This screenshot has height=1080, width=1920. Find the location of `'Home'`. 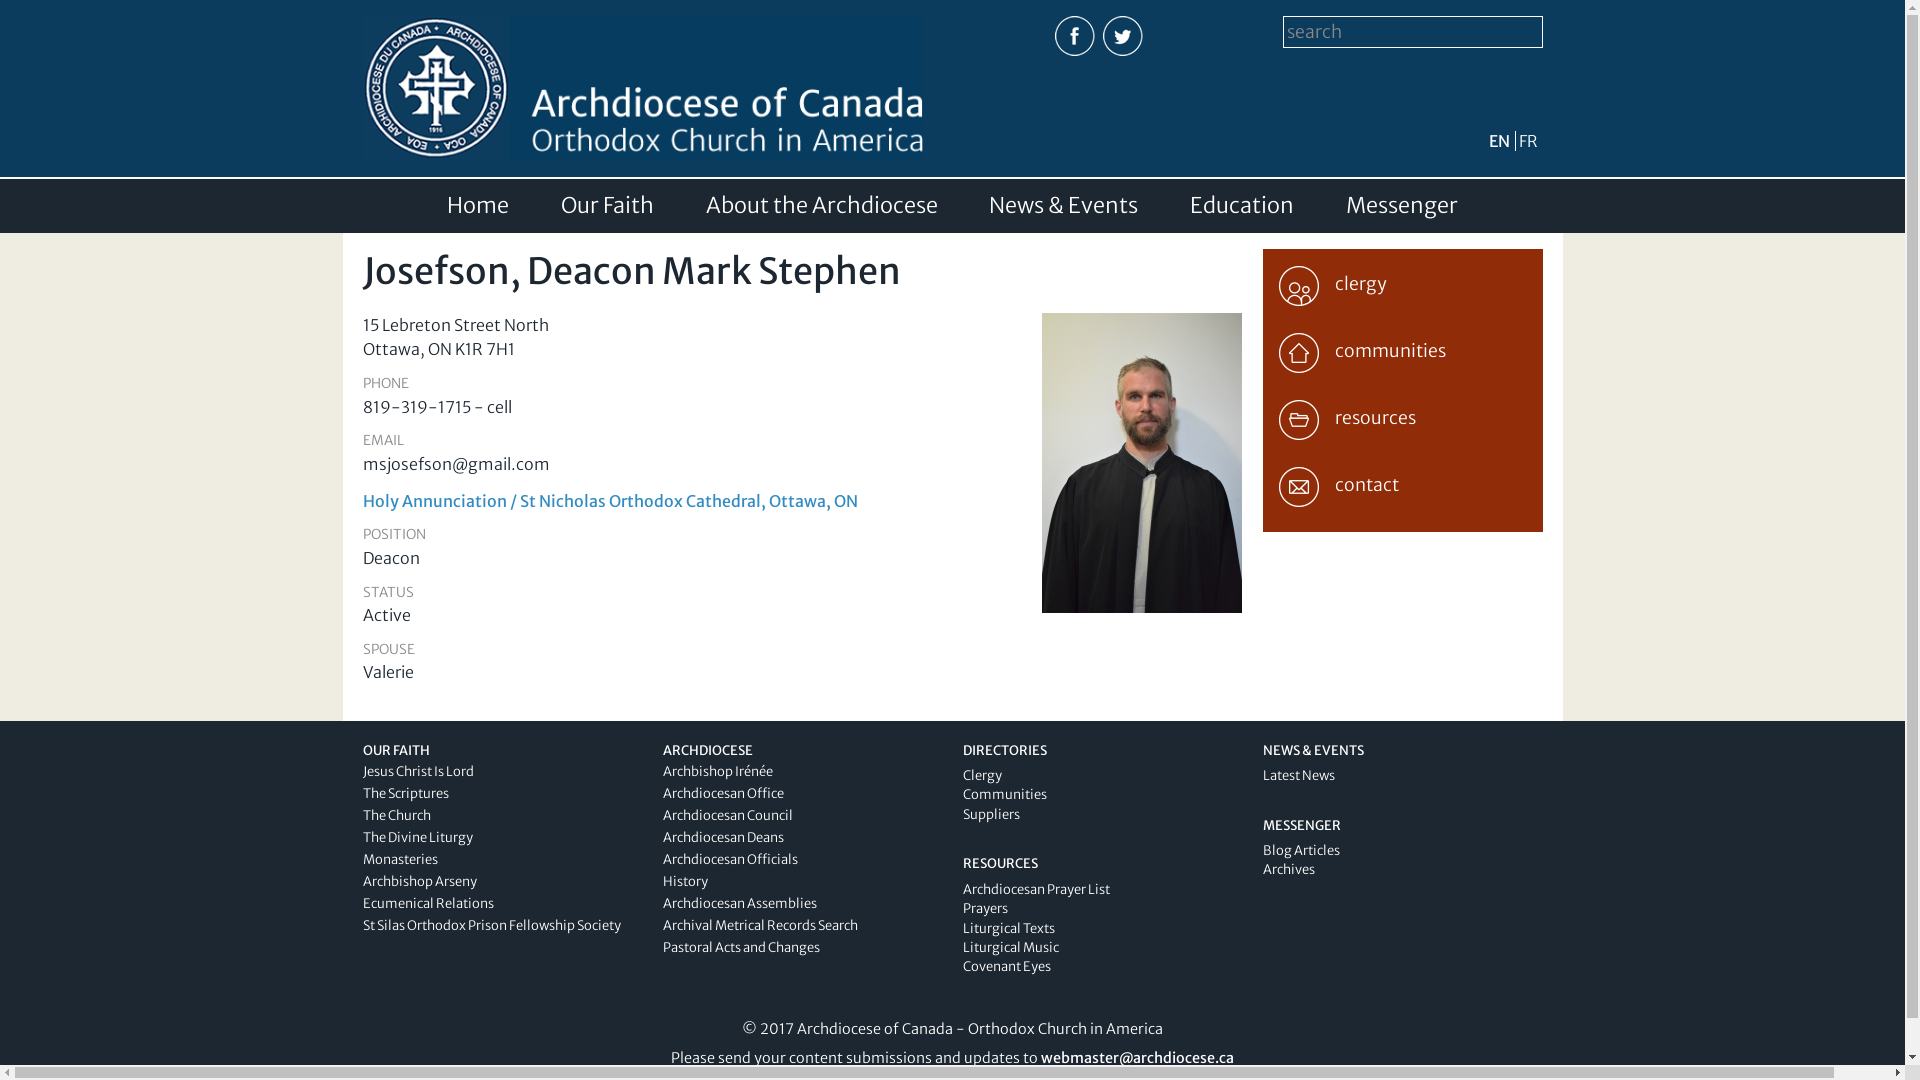

'Home' is located at coordinates (445, 205).